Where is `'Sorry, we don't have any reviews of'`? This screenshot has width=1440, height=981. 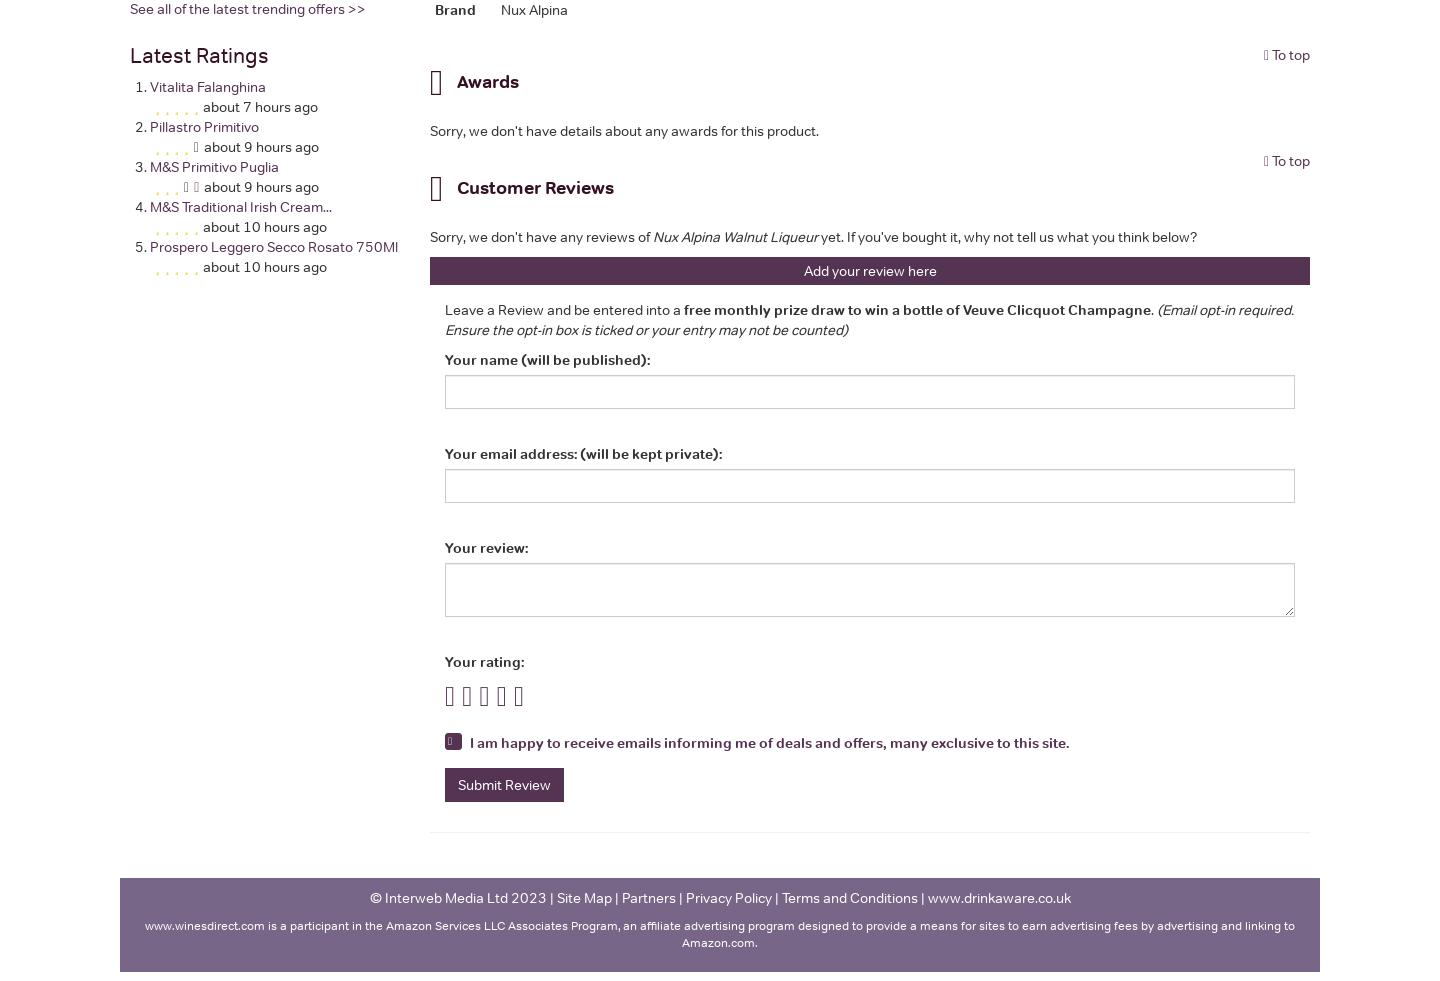
'Sorry, we don't have any reviews of' is located at coordinates (429, 235).